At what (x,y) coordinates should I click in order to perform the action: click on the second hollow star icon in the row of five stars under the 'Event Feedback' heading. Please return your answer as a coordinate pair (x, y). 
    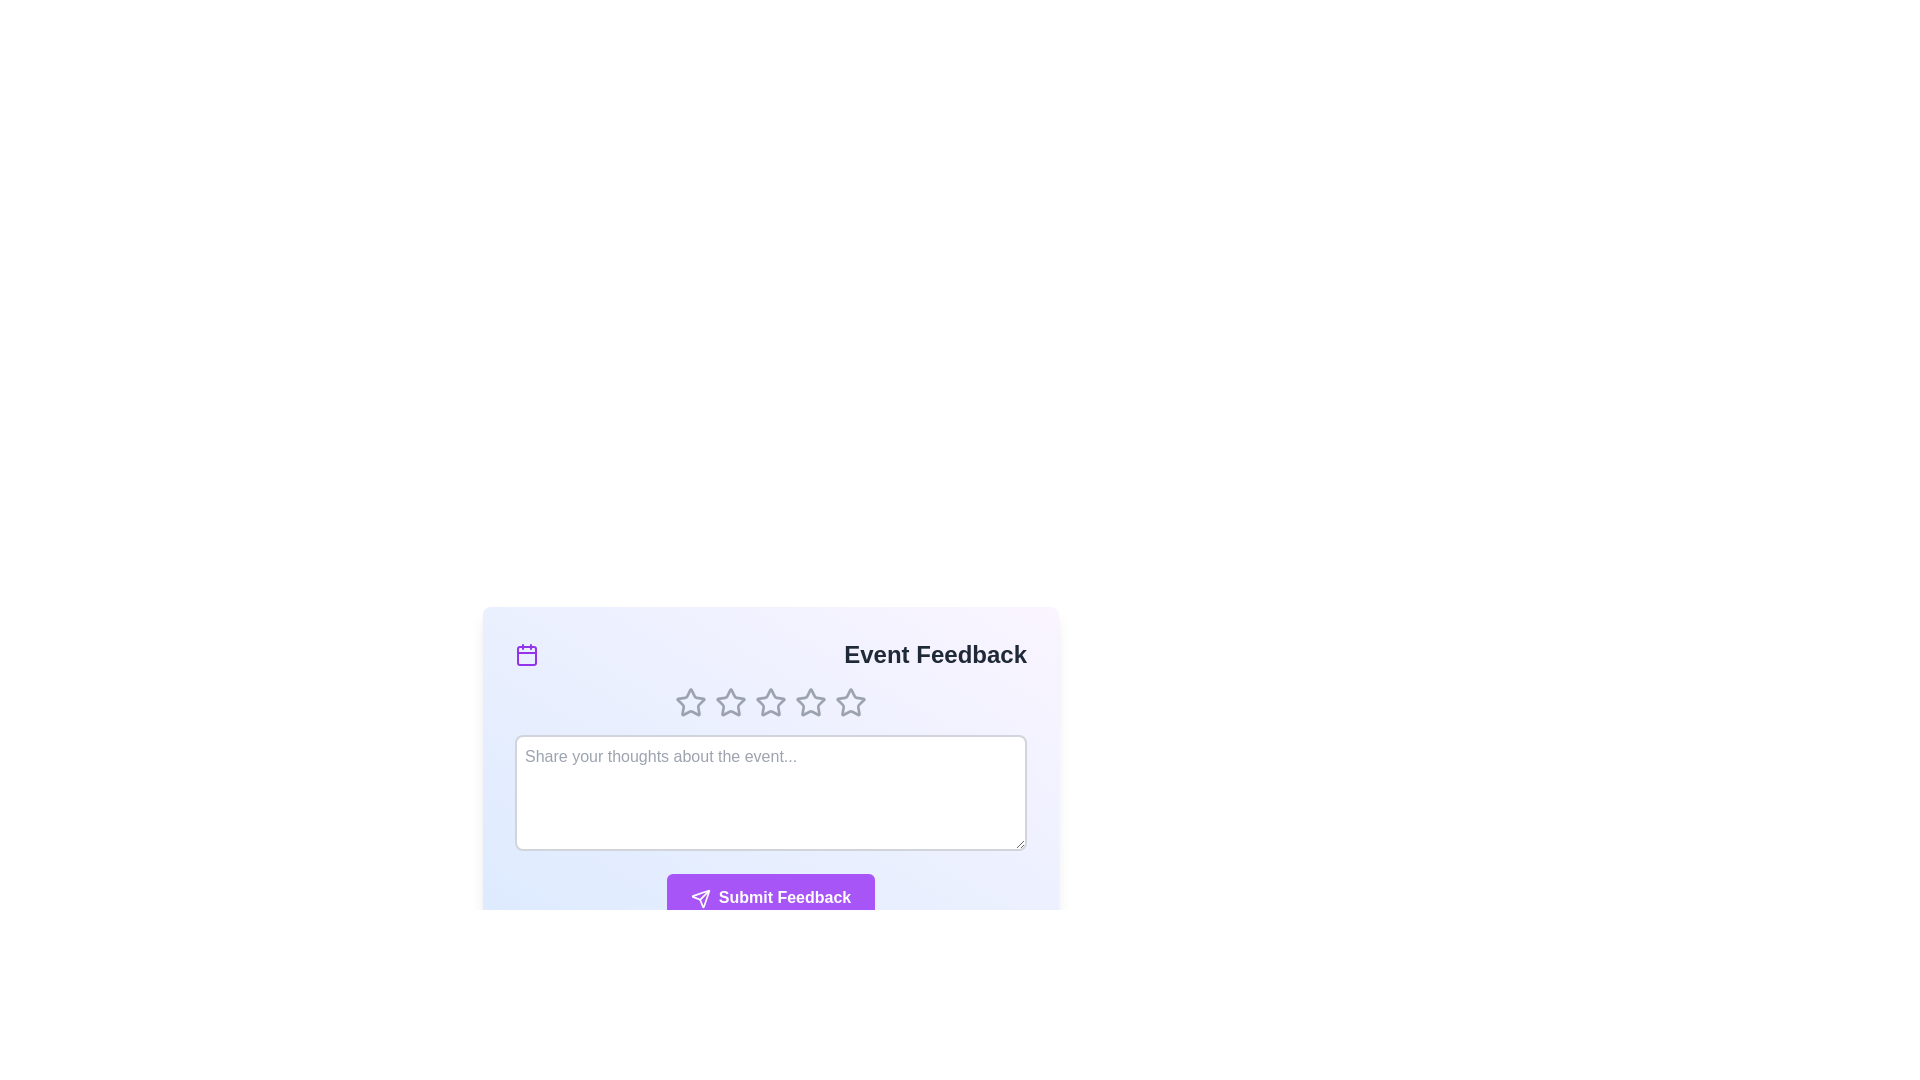
    Looking at the image, I should click on (770, 701).